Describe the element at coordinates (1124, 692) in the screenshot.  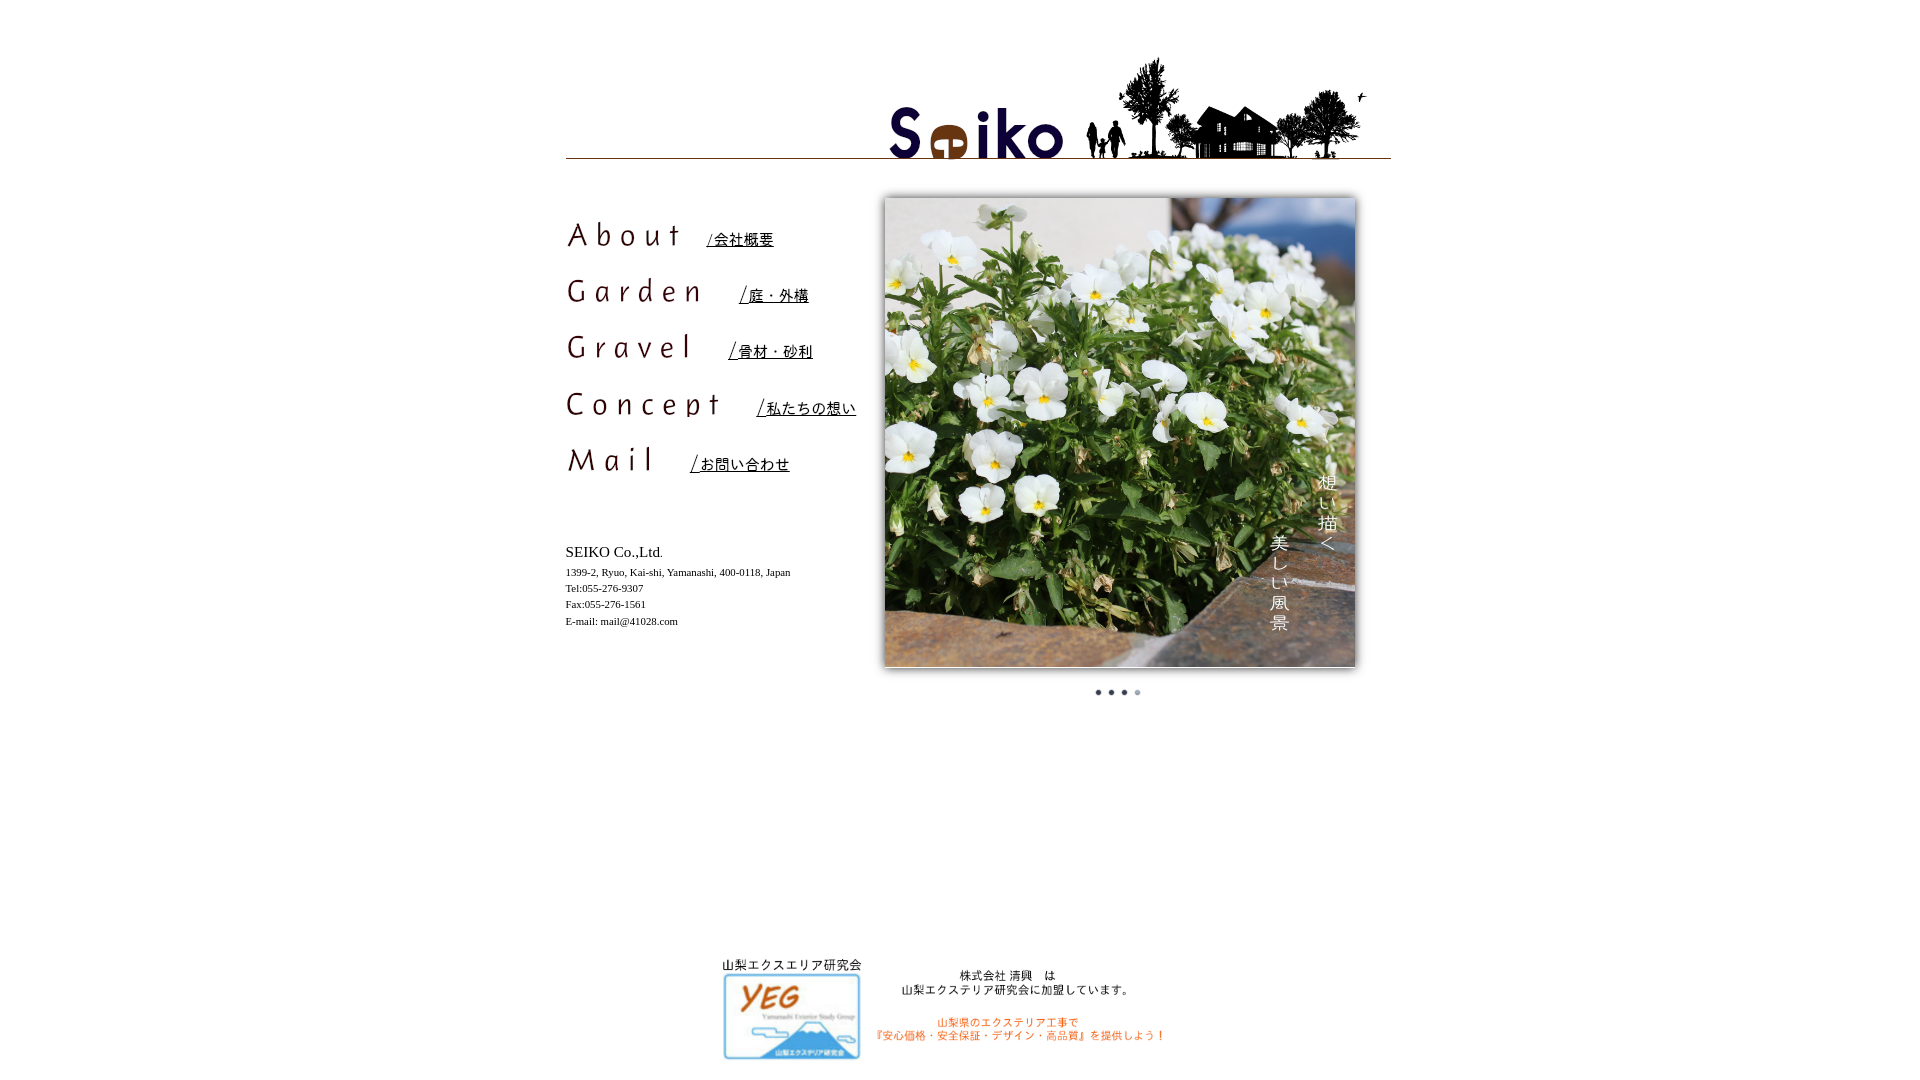
I see `'3'` at that location.